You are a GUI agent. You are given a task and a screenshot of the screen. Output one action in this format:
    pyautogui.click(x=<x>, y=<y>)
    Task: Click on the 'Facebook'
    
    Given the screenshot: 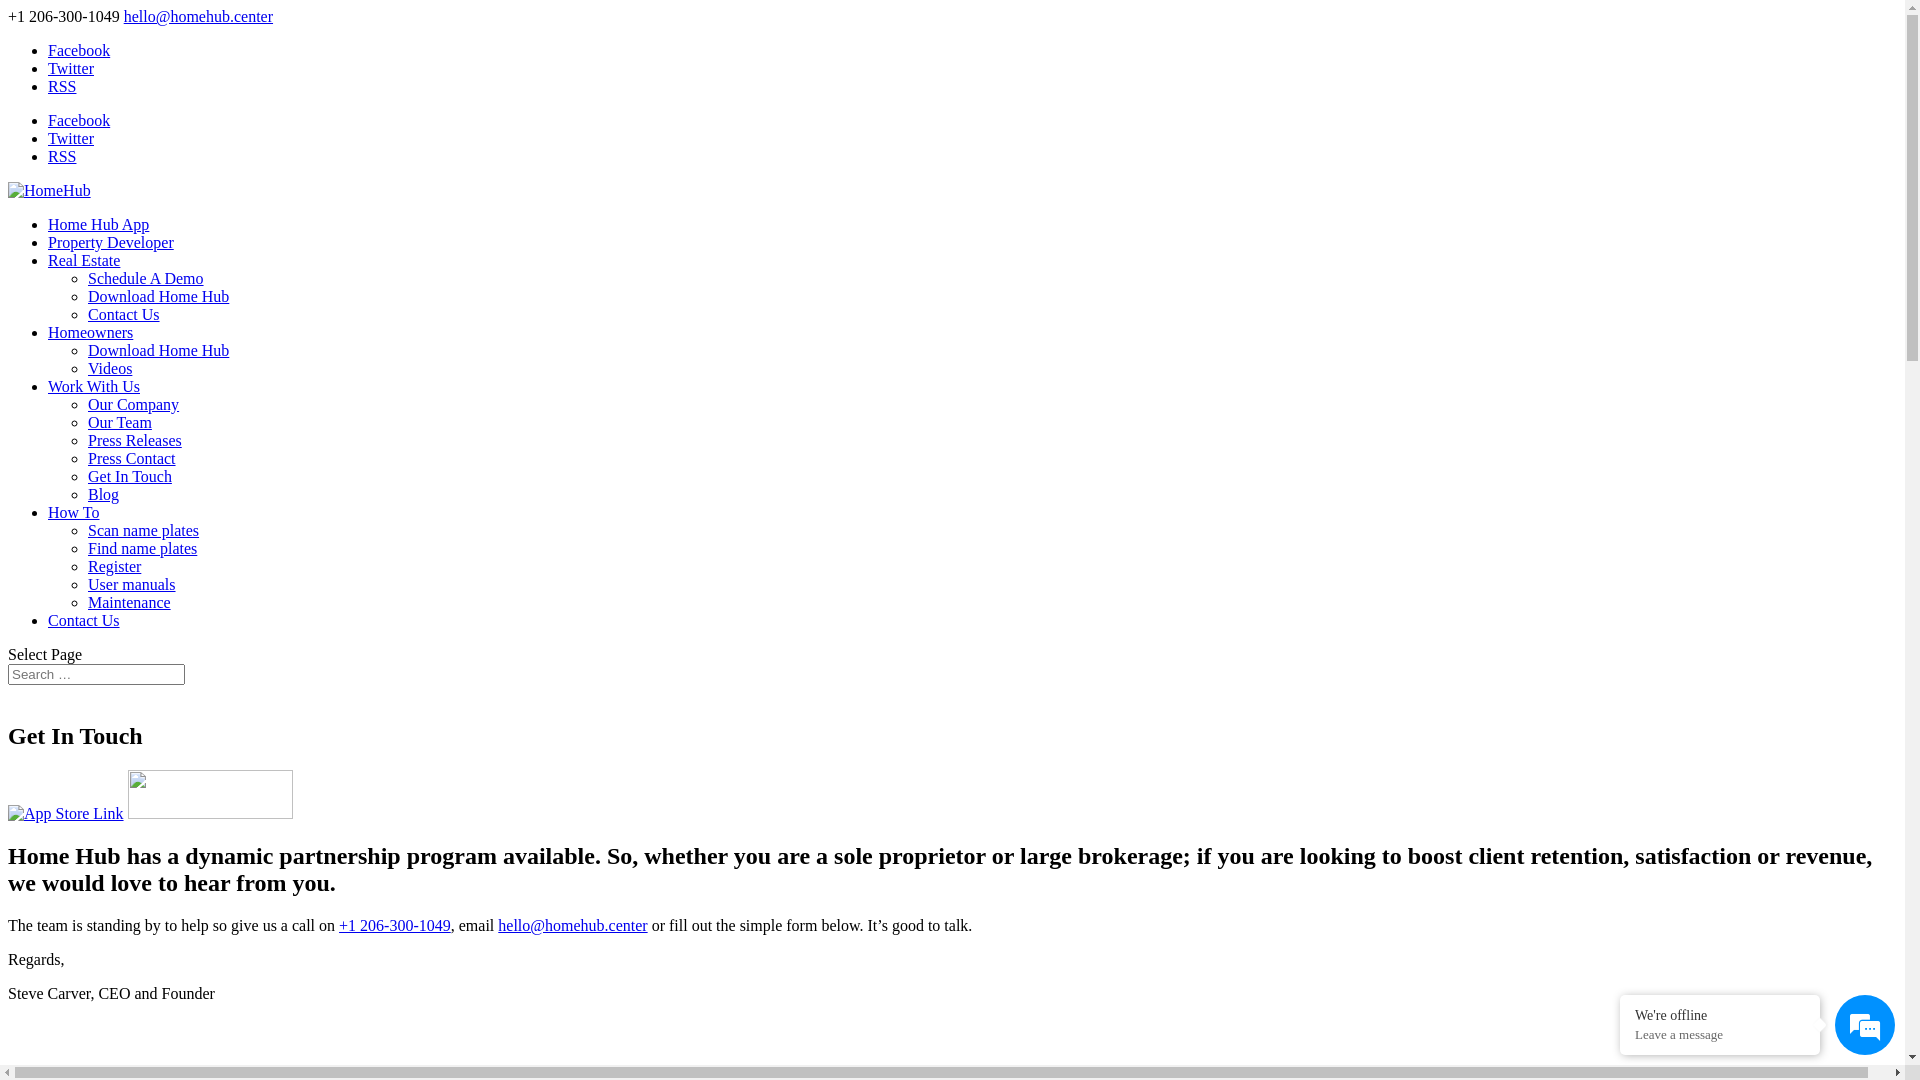 What is the action you would take?
    pyautogui.click(x=48, y=120)
    